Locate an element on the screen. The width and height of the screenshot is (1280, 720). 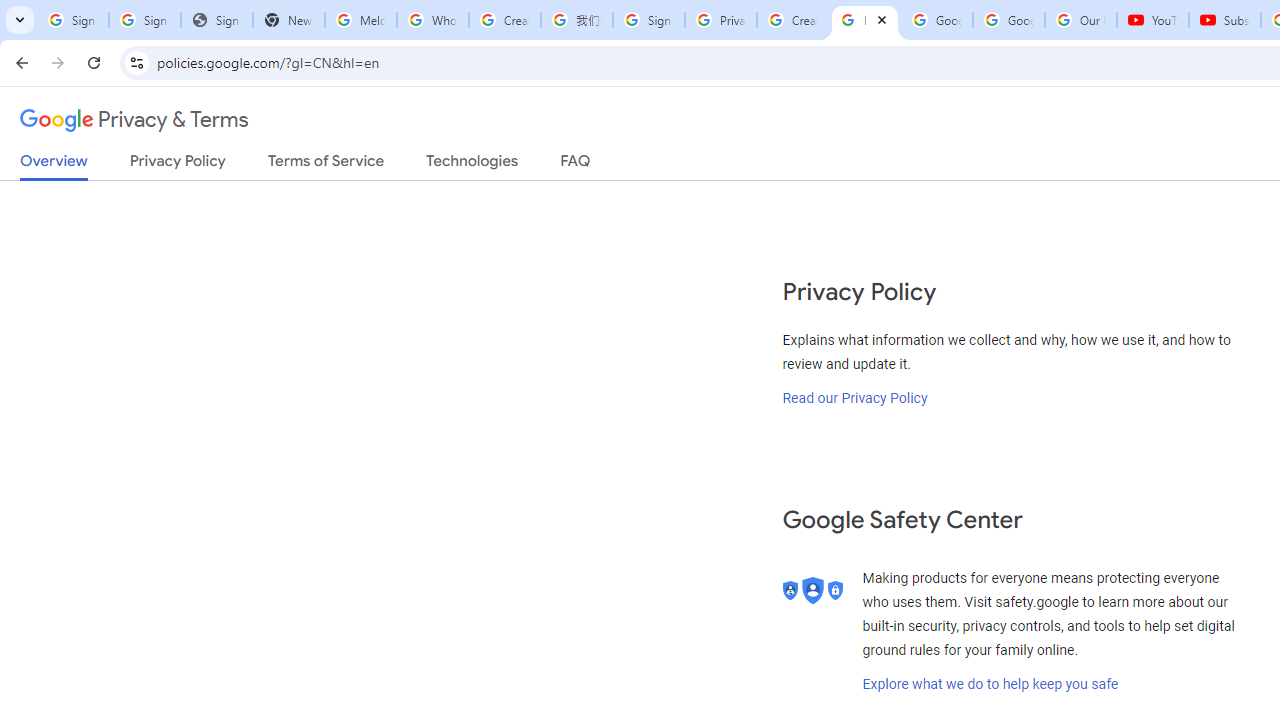
'Who is my administrator? - Google Account Help' is located at coordinates (431, 20).